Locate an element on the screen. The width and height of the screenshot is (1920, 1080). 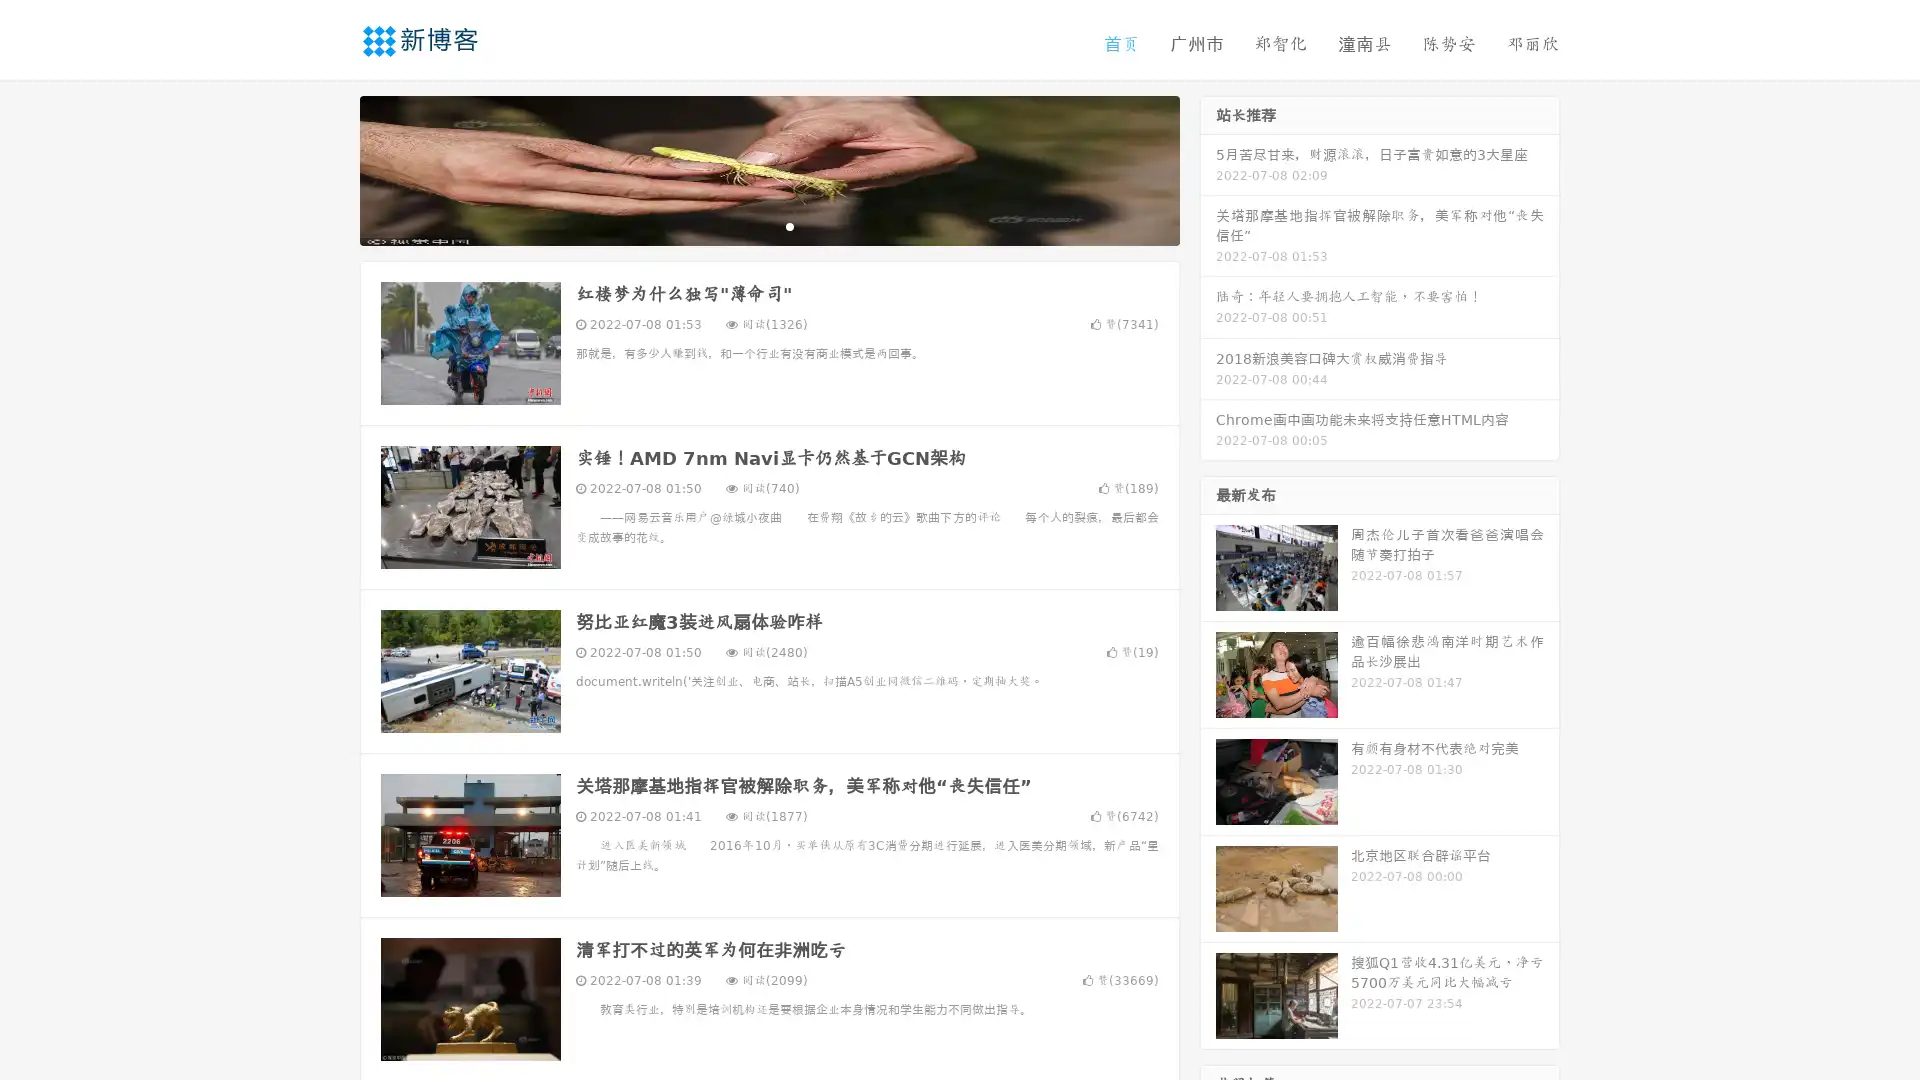
Go to slide 3 is located at coordinates (789, 225).